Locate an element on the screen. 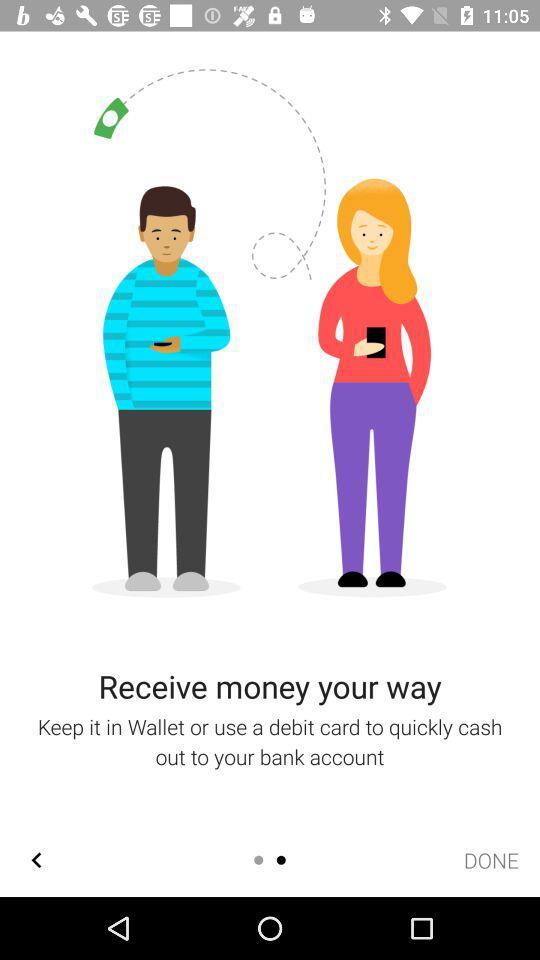  the arrow_backward icon is located at coordinates (36, 859).